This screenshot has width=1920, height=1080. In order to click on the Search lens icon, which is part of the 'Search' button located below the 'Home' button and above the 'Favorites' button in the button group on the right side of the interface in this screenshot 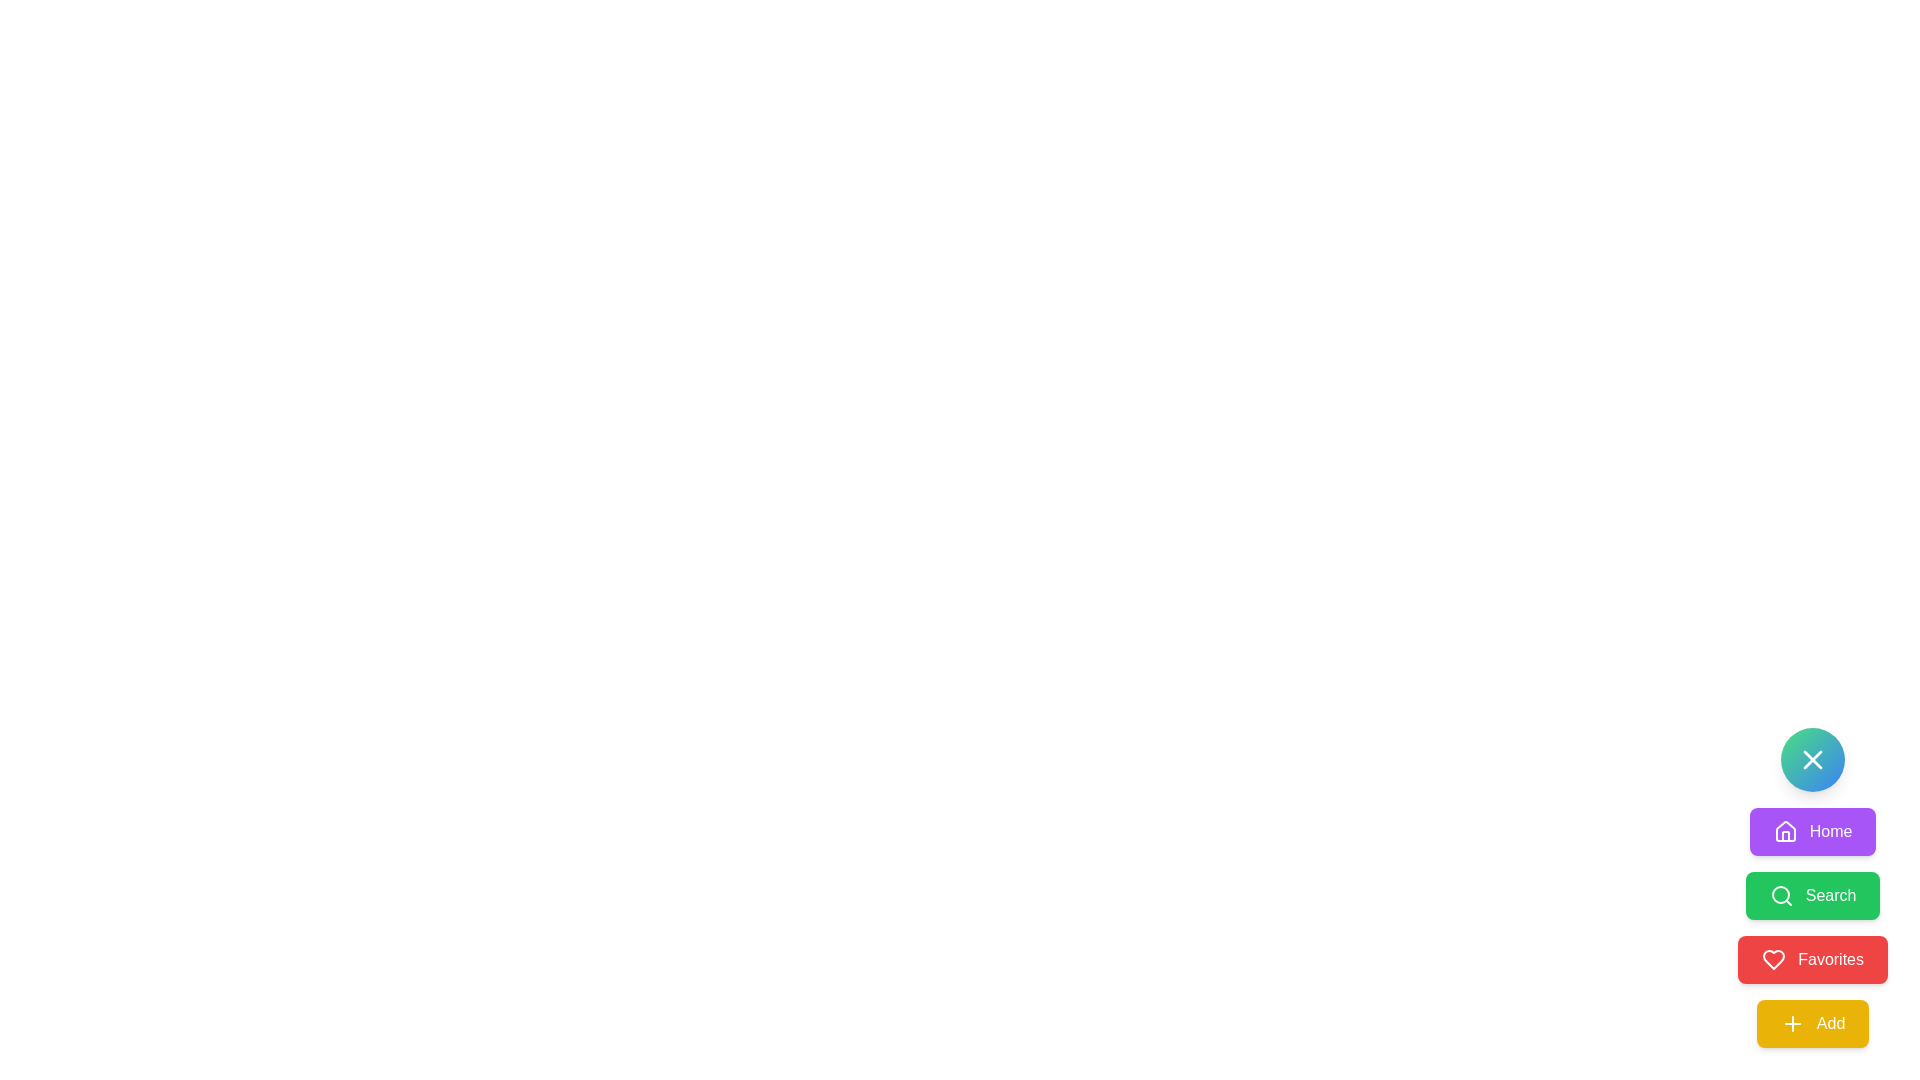, I will do `click(1780, 893)`.